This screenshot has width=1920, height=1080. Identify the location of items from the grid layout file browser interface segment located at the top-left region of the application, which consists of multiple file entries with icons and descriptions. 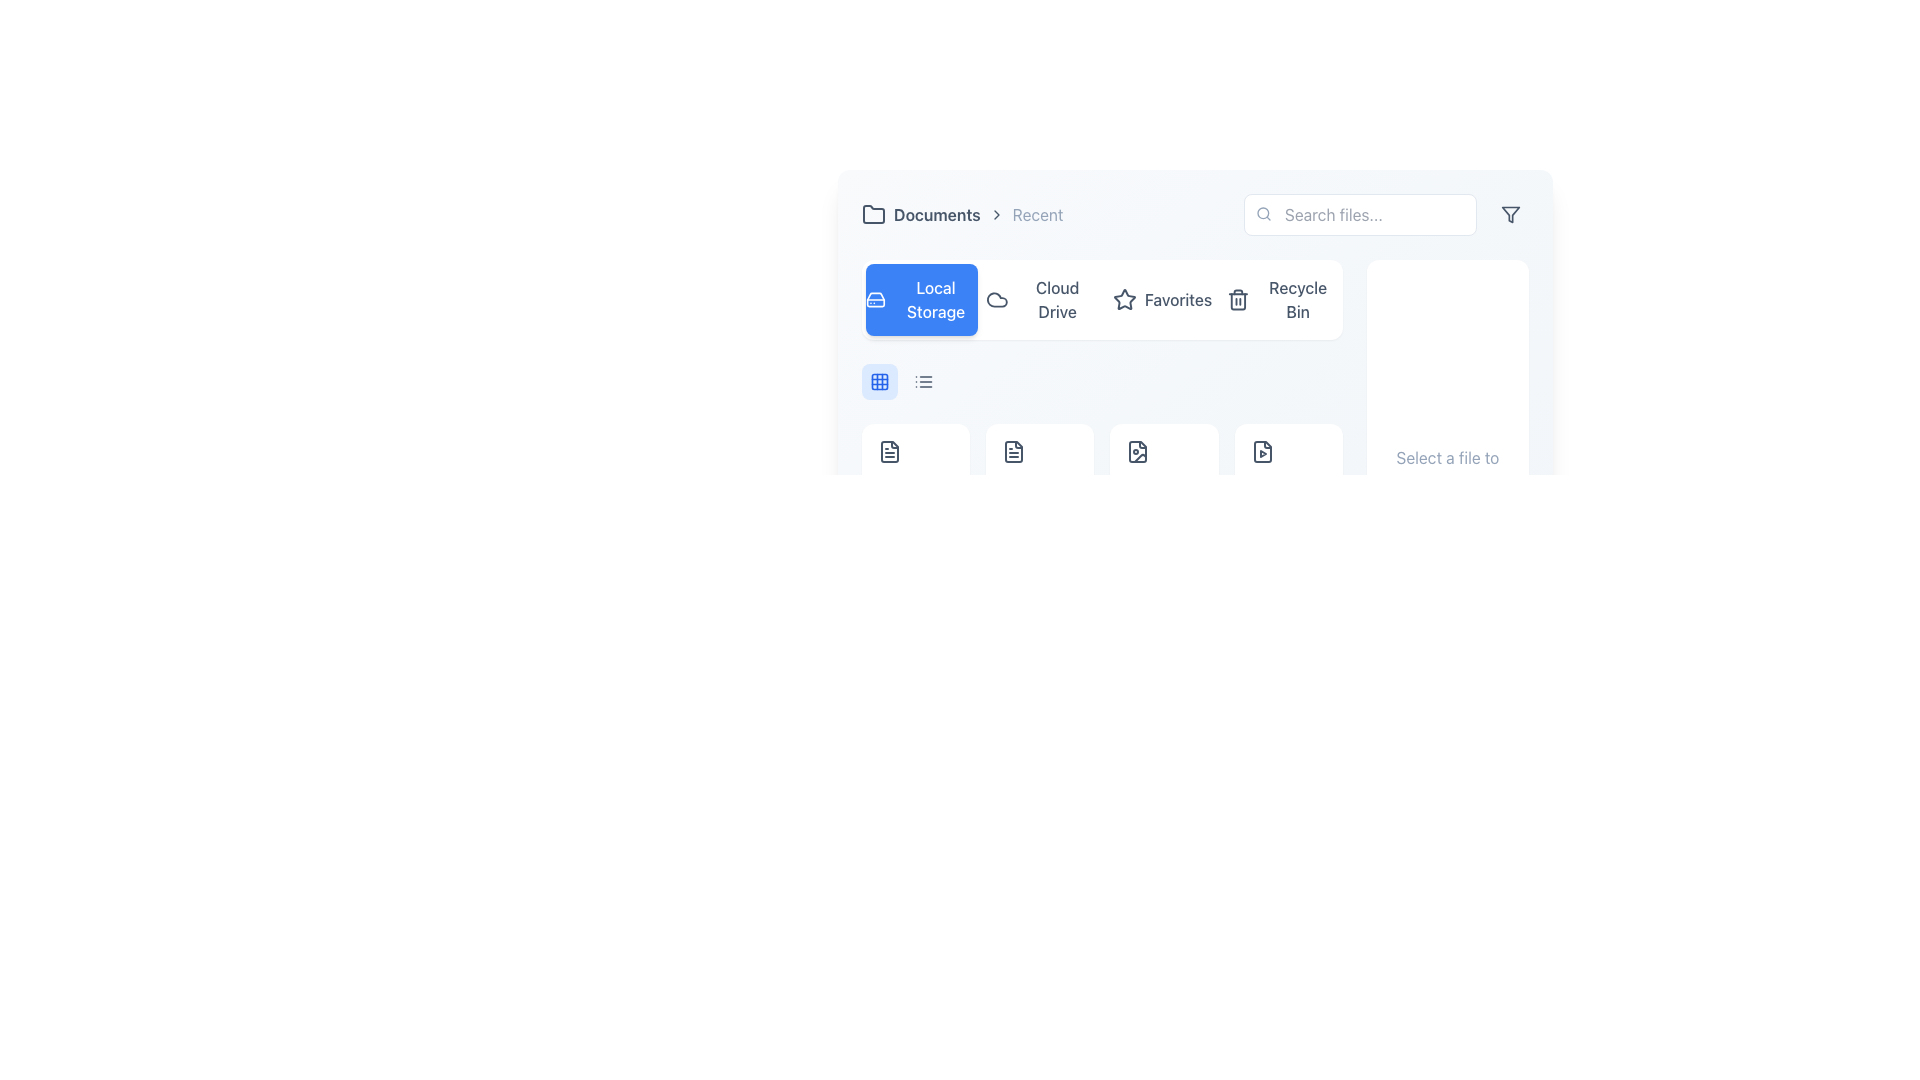
(1101, 470).